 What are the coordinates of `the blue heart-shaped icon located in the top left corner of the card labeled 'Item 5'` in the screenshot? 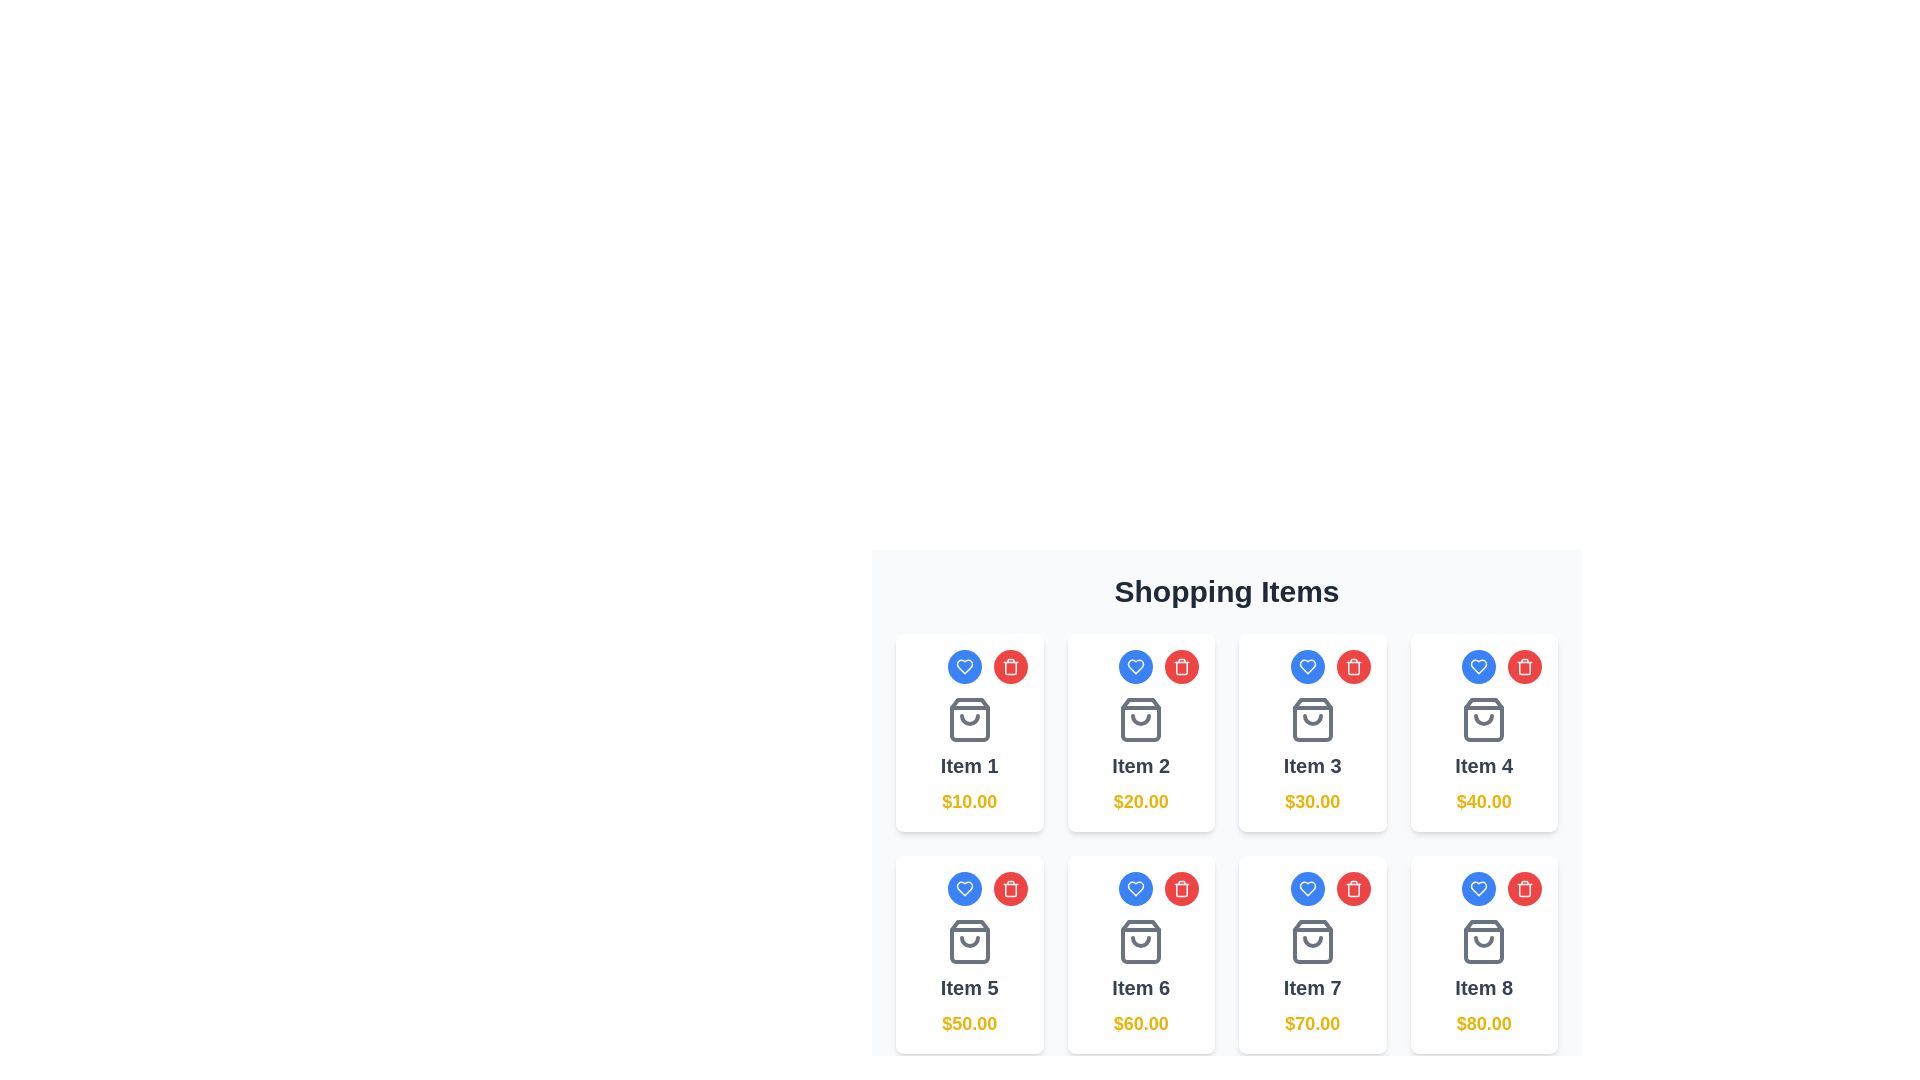 It's located at (964, 887).